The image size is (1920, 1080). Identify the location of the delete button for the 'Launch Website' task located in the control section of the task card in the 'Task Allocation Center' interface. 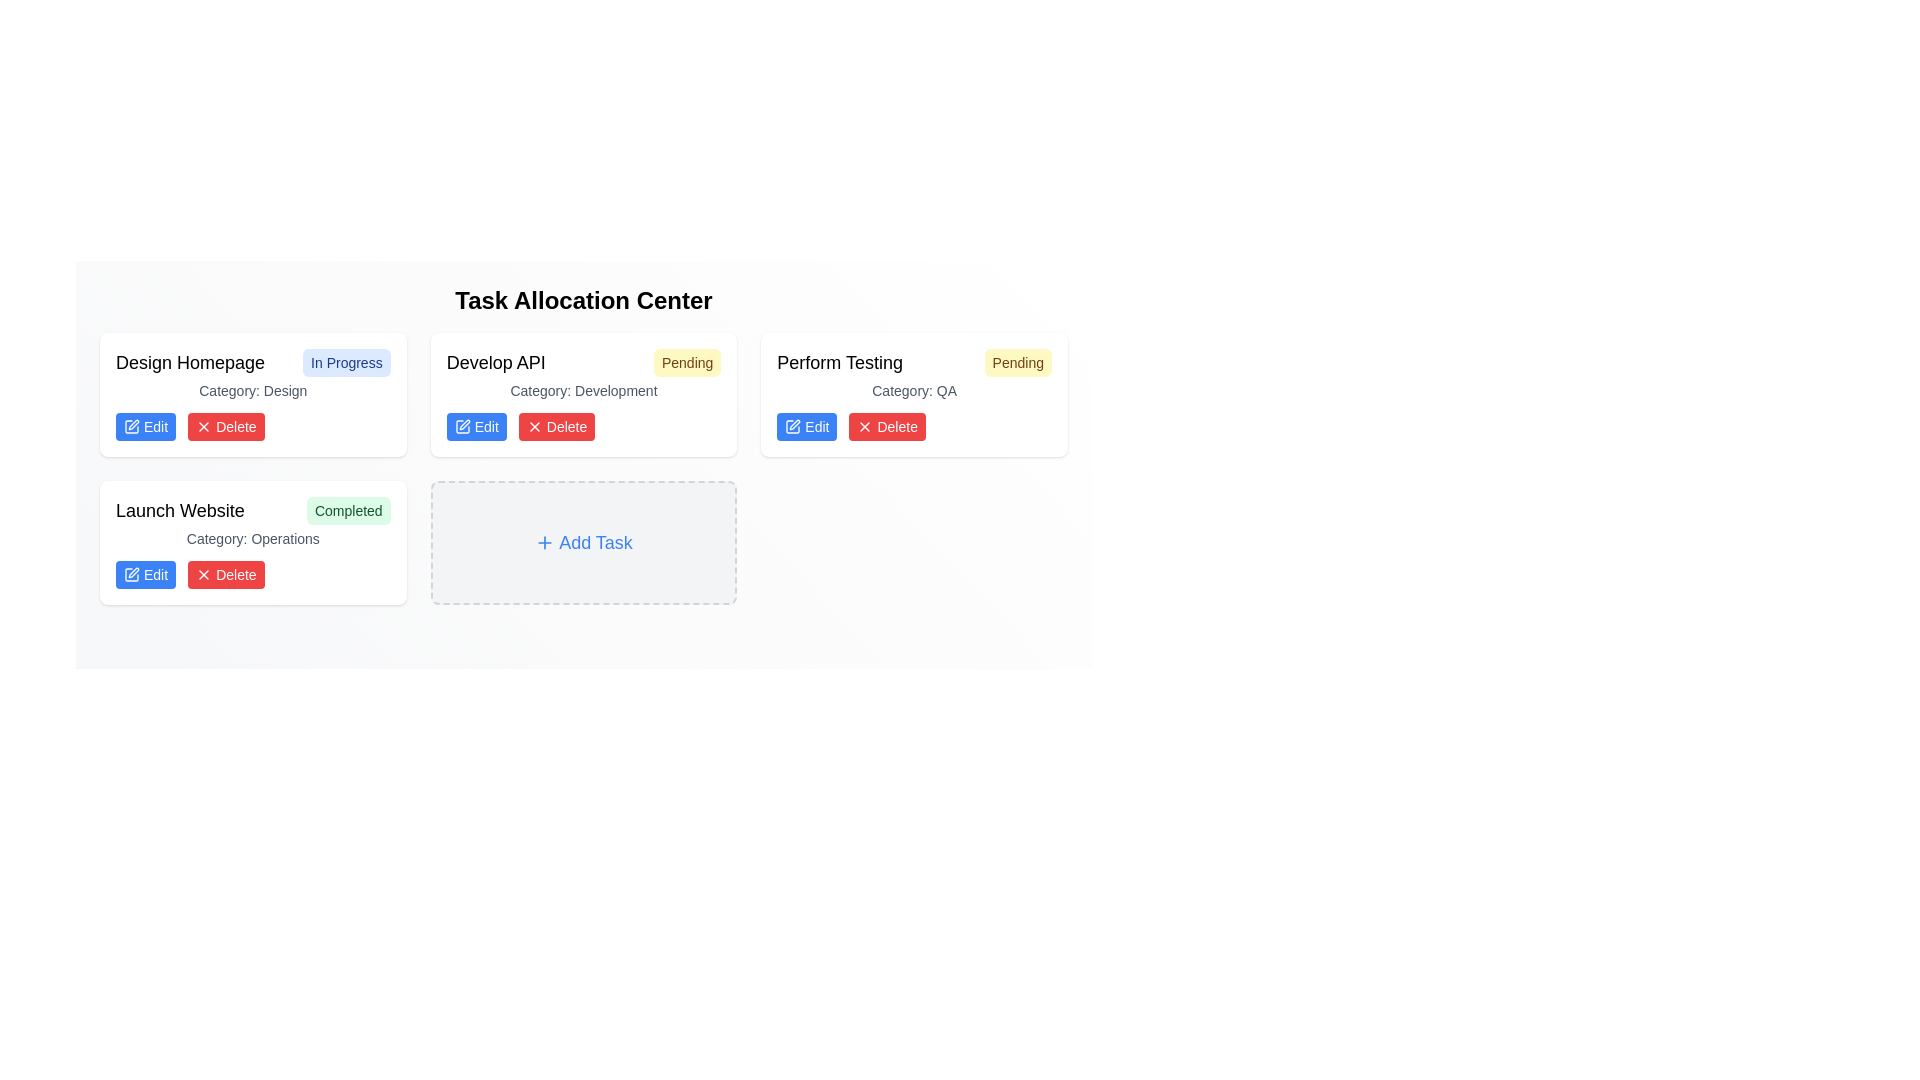
(226, 574).